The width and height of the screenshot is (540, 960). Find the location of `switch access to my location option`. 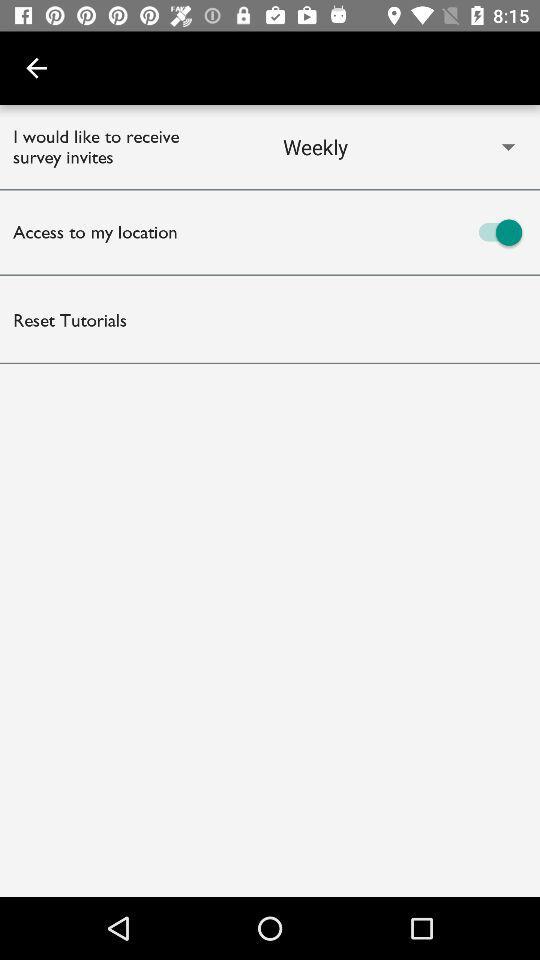

switch access to my location option is located at coordinates (405, 232).